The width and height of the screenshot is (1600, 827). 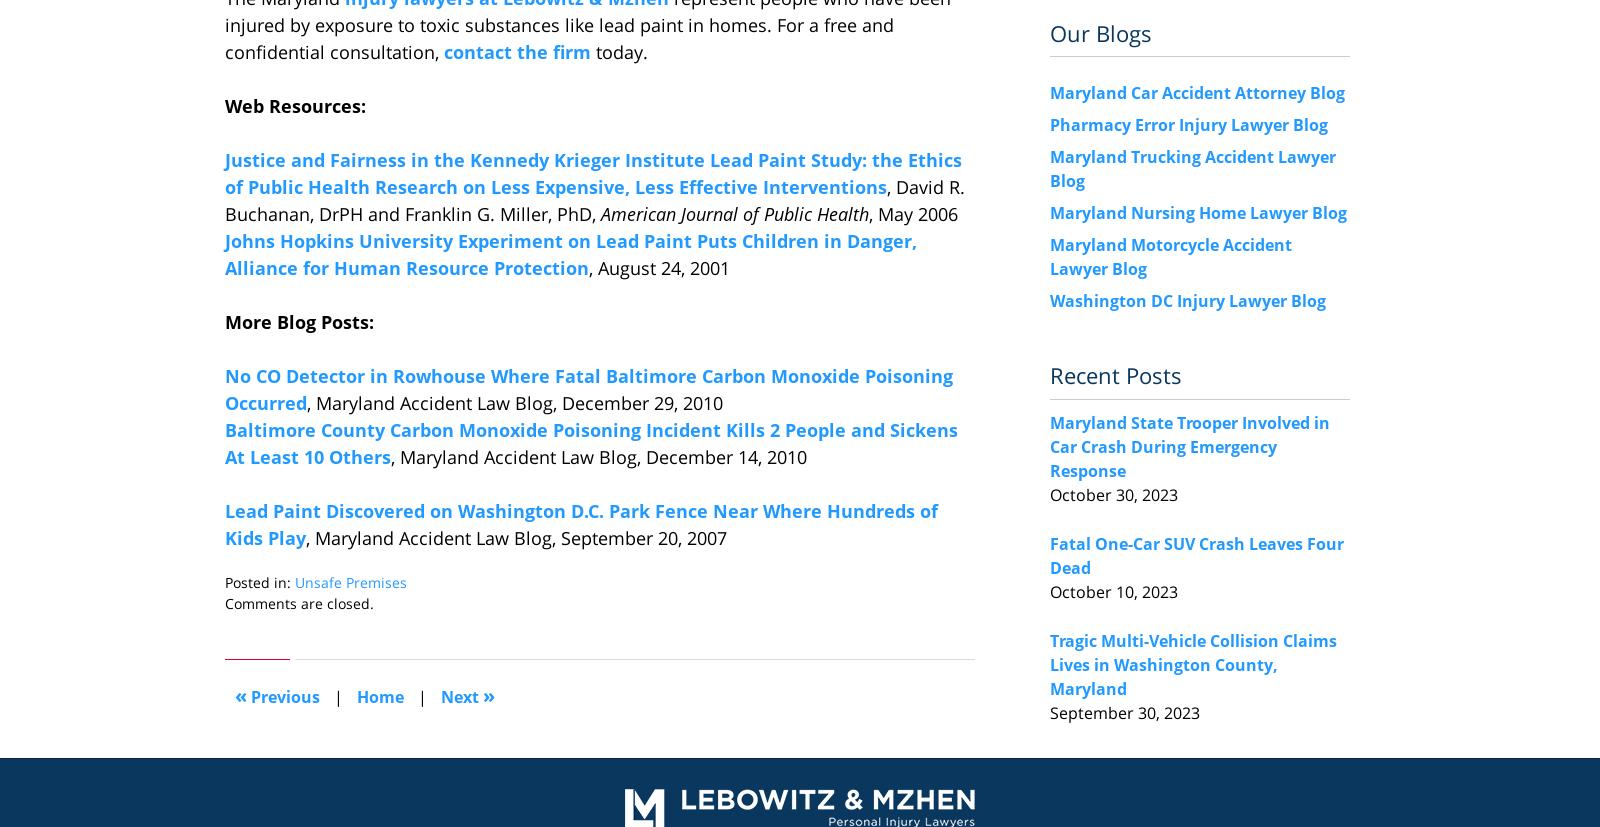 I want to click on 'Posted in:', so click(x=258, y=582).